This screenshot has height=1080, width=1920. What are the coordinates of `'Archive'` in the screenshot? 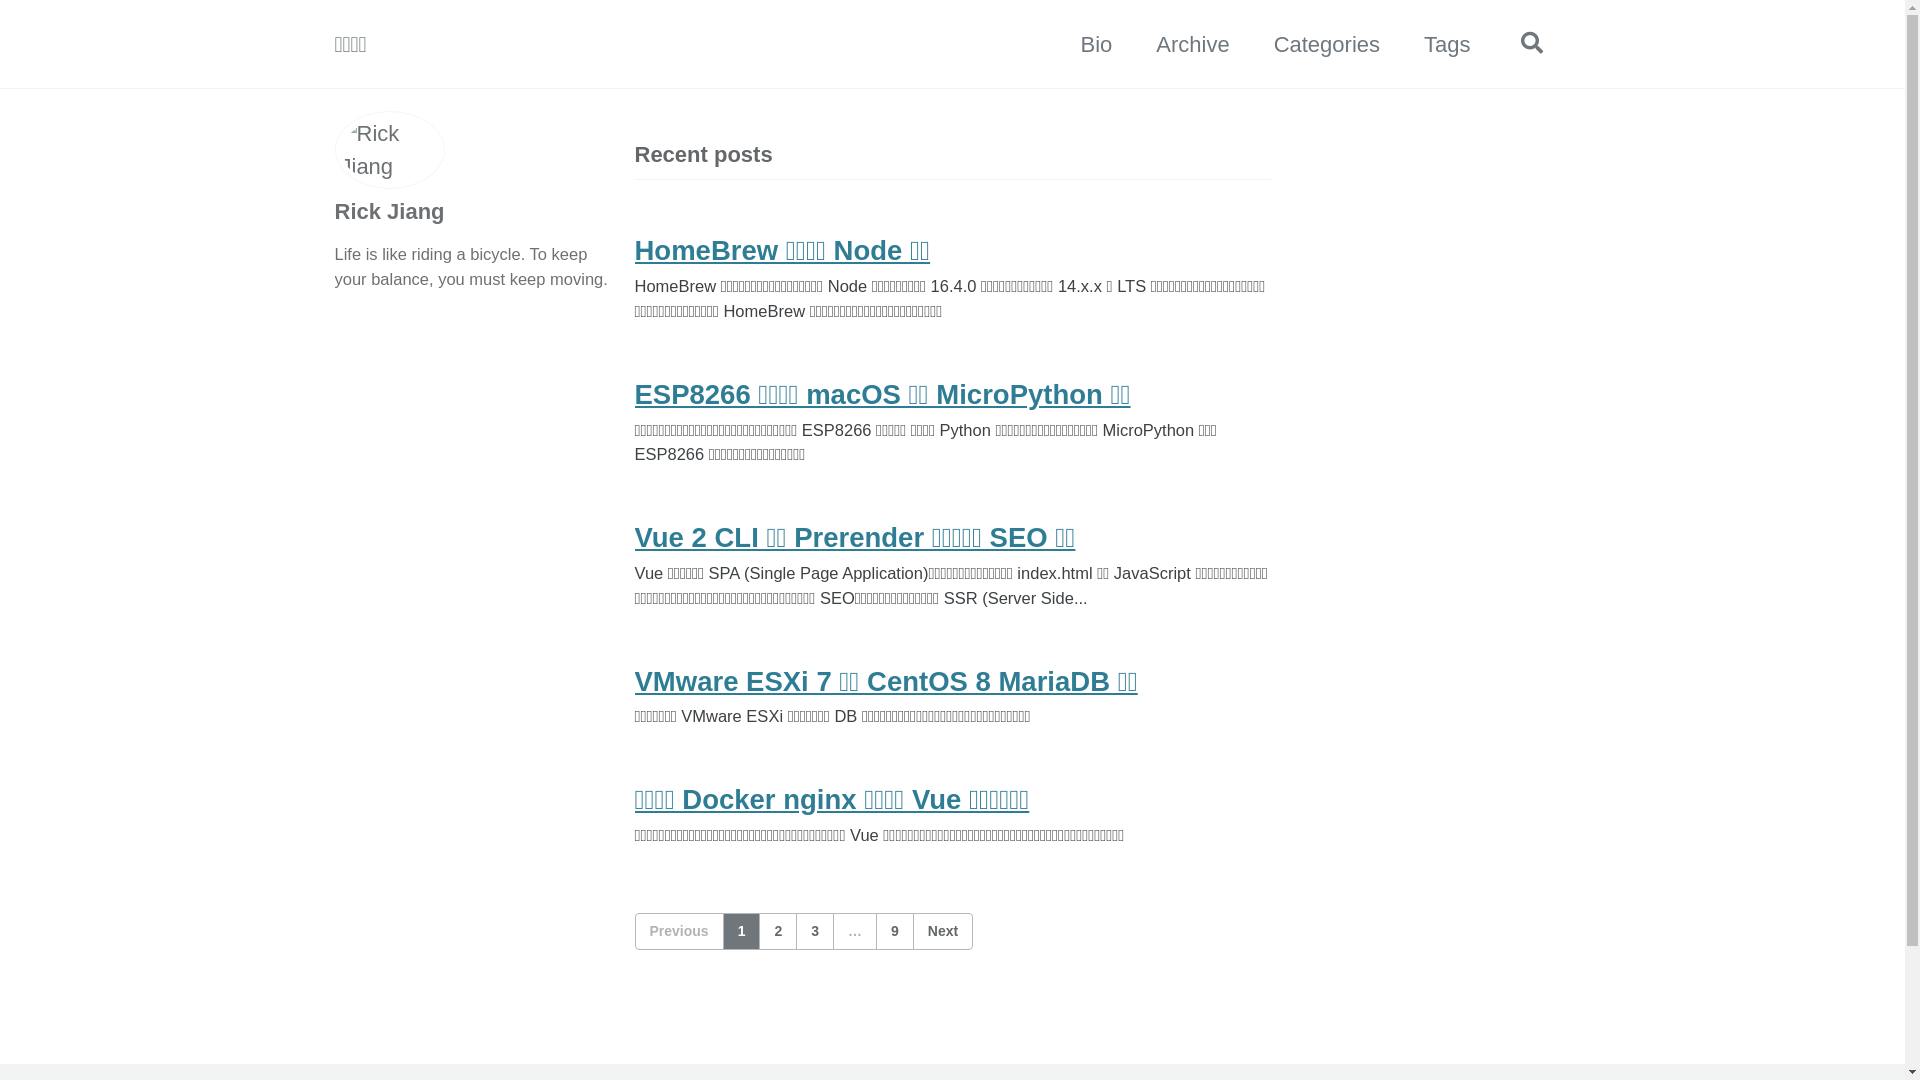 It's located at (1192, 44).